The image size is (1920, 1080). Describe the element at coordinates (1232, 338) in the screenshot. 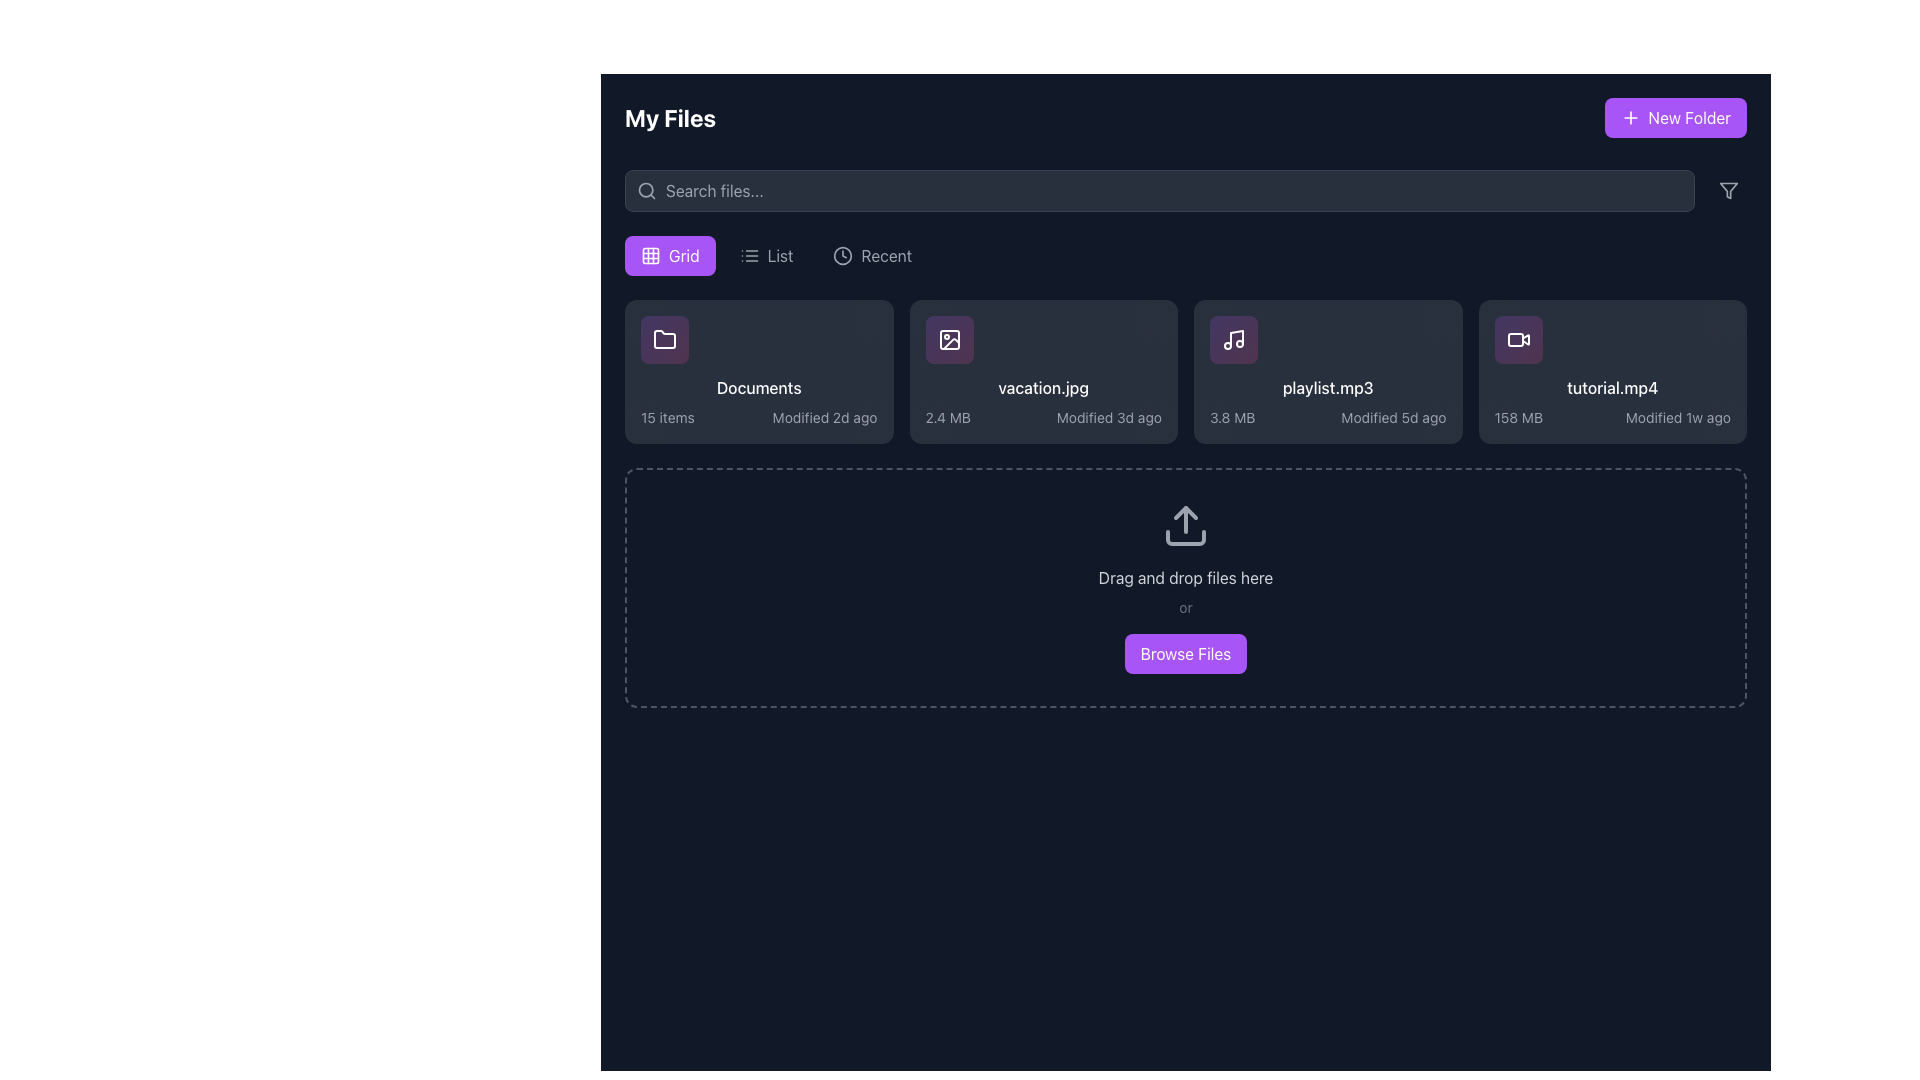

I see `the SVG Icon representing the 'playlist.mp3' file card, which is located at the center of the file card in the 'My Files' section` at that location.